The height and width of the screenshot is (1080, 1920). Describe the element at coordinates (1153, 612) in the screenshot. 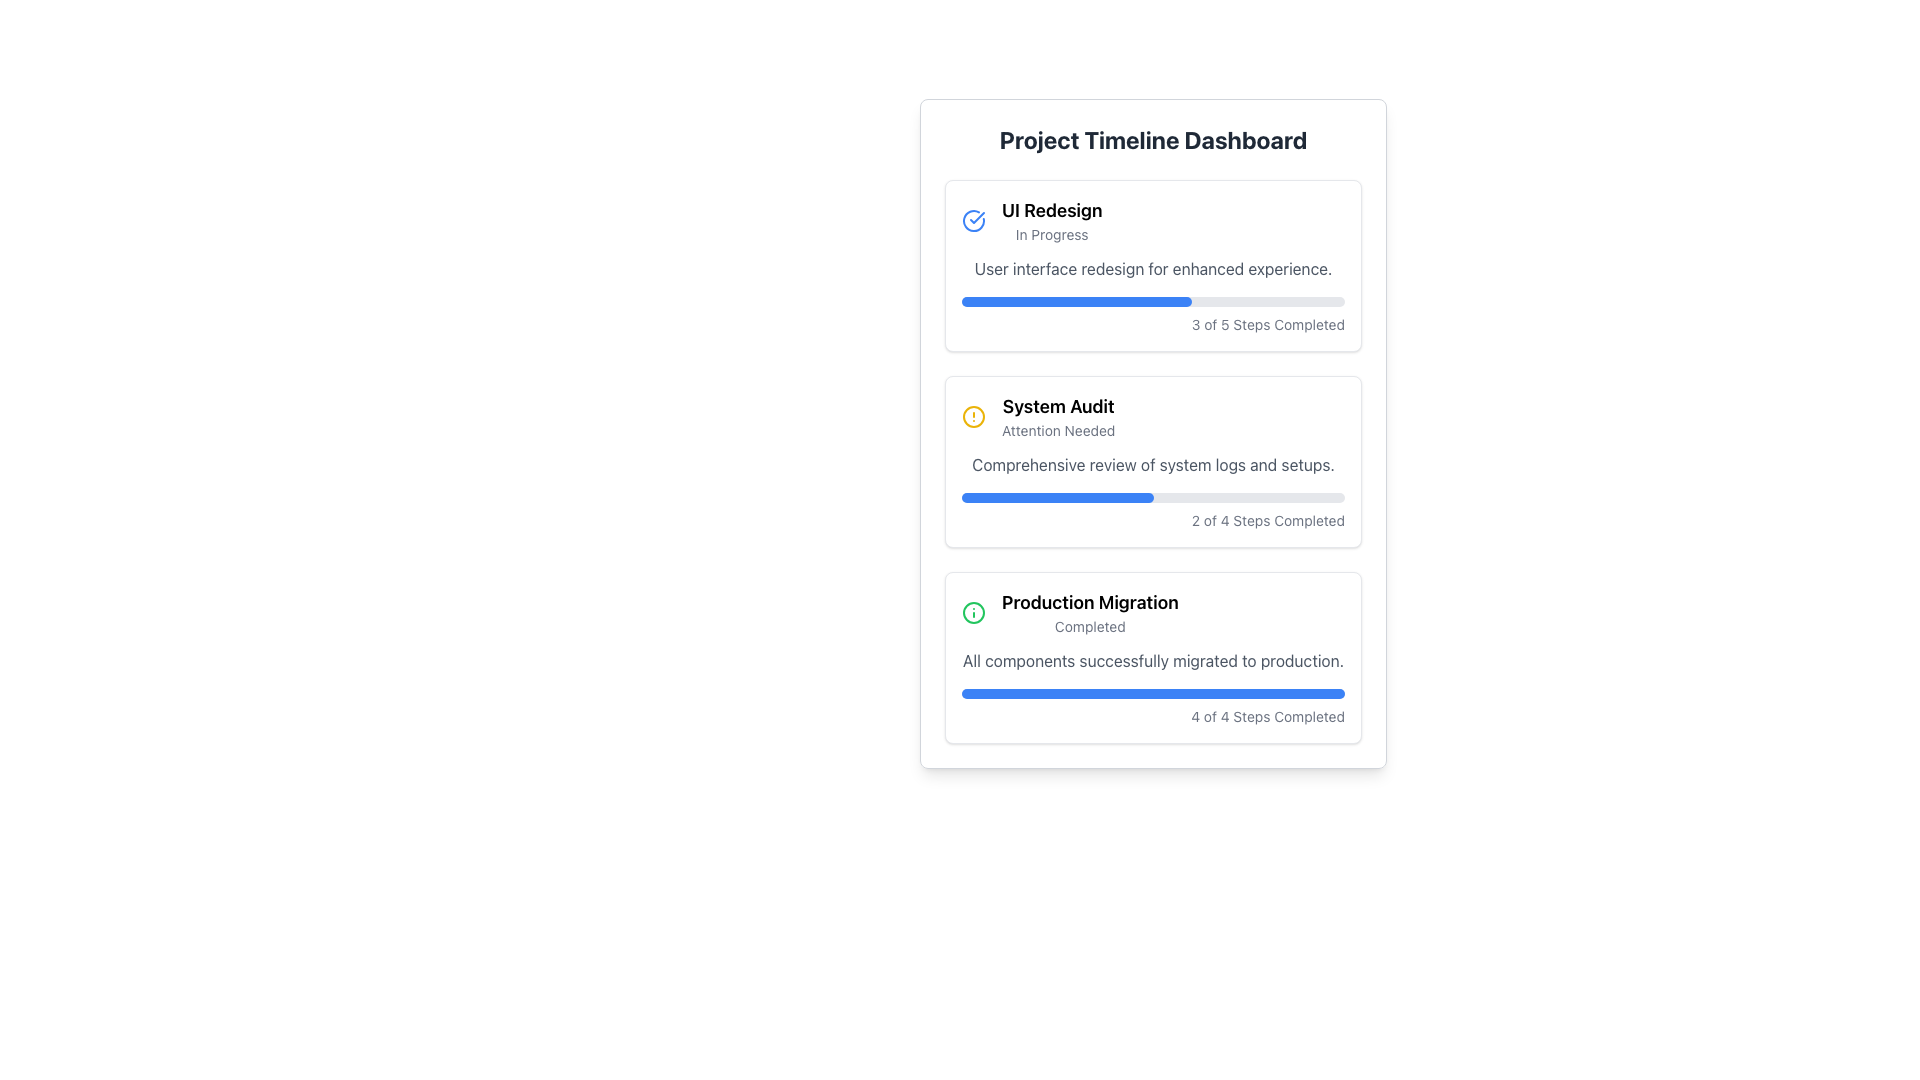

I see `the green circular icon with an information glyph on the left of the 'Production Migration' text` at that location.